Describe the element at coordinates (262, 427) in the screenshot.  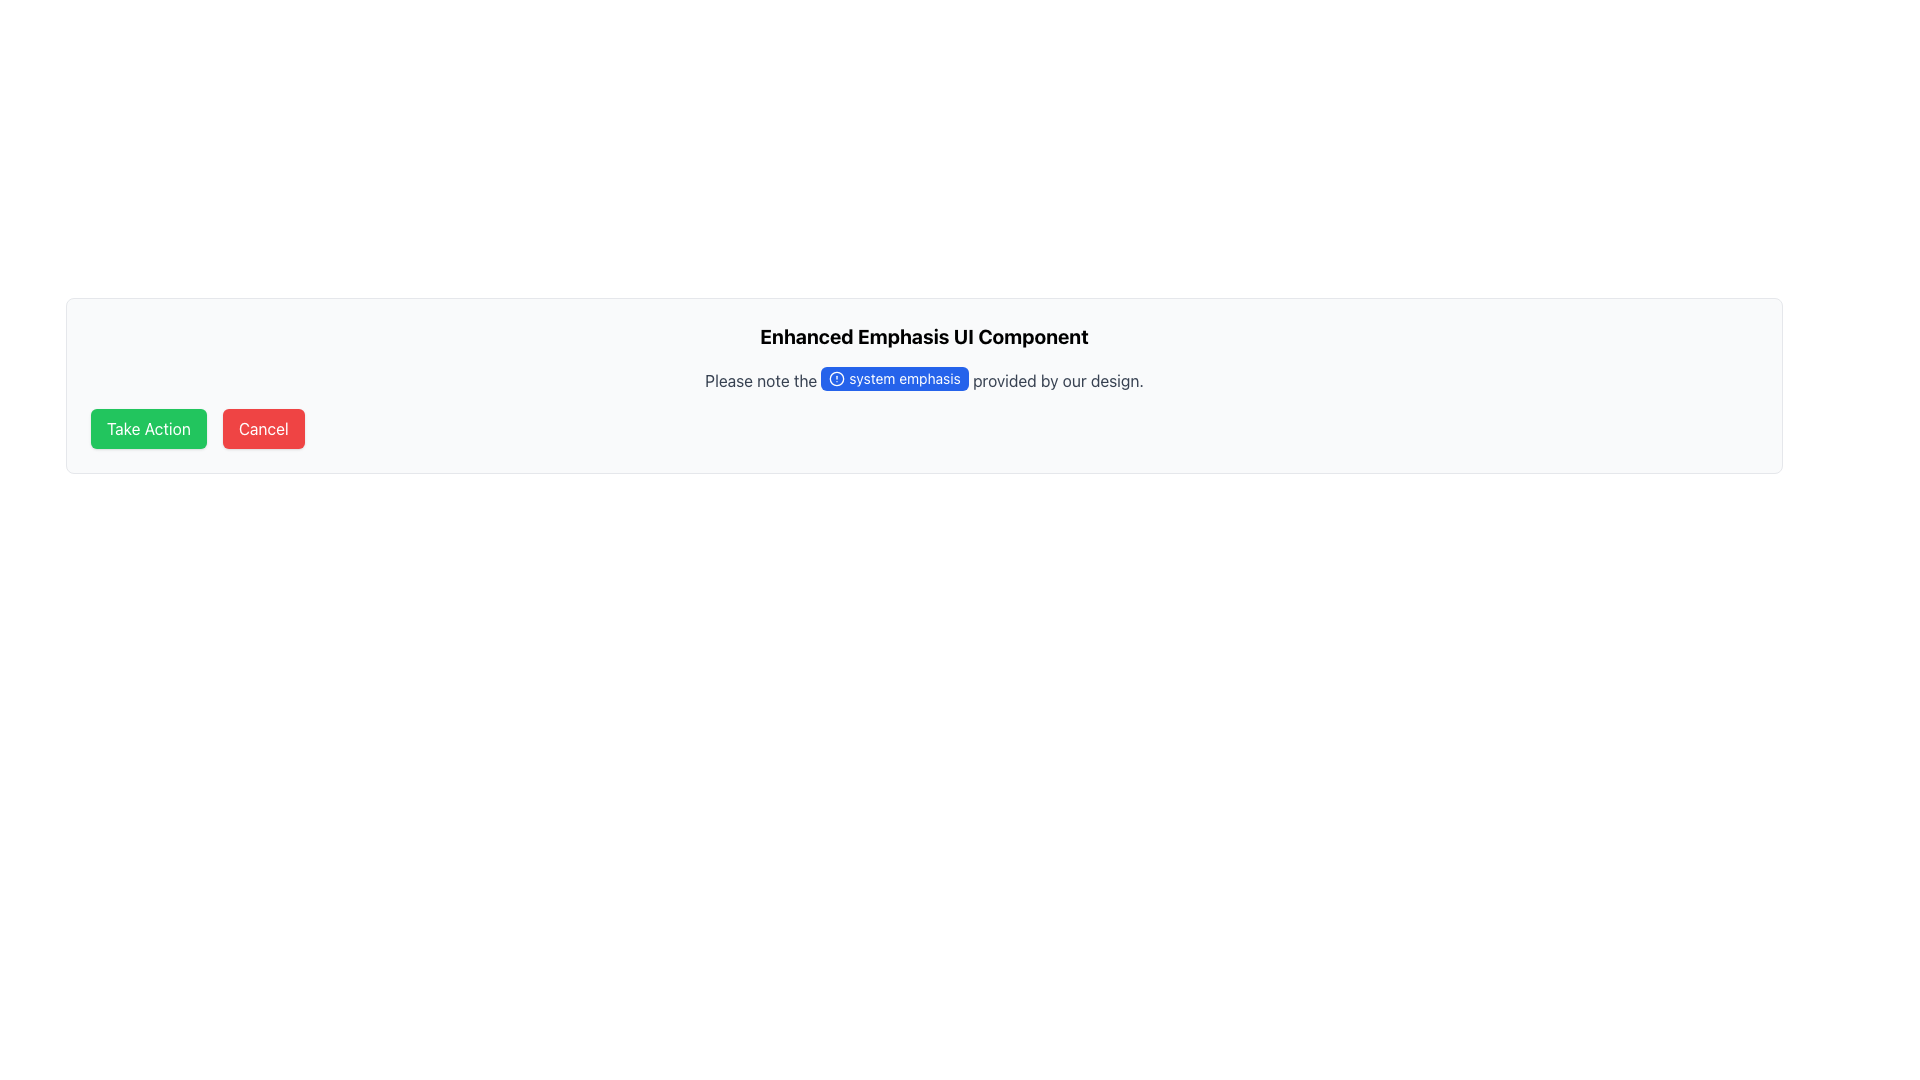
I see `the red 'Cancel' button with white text` at that location.